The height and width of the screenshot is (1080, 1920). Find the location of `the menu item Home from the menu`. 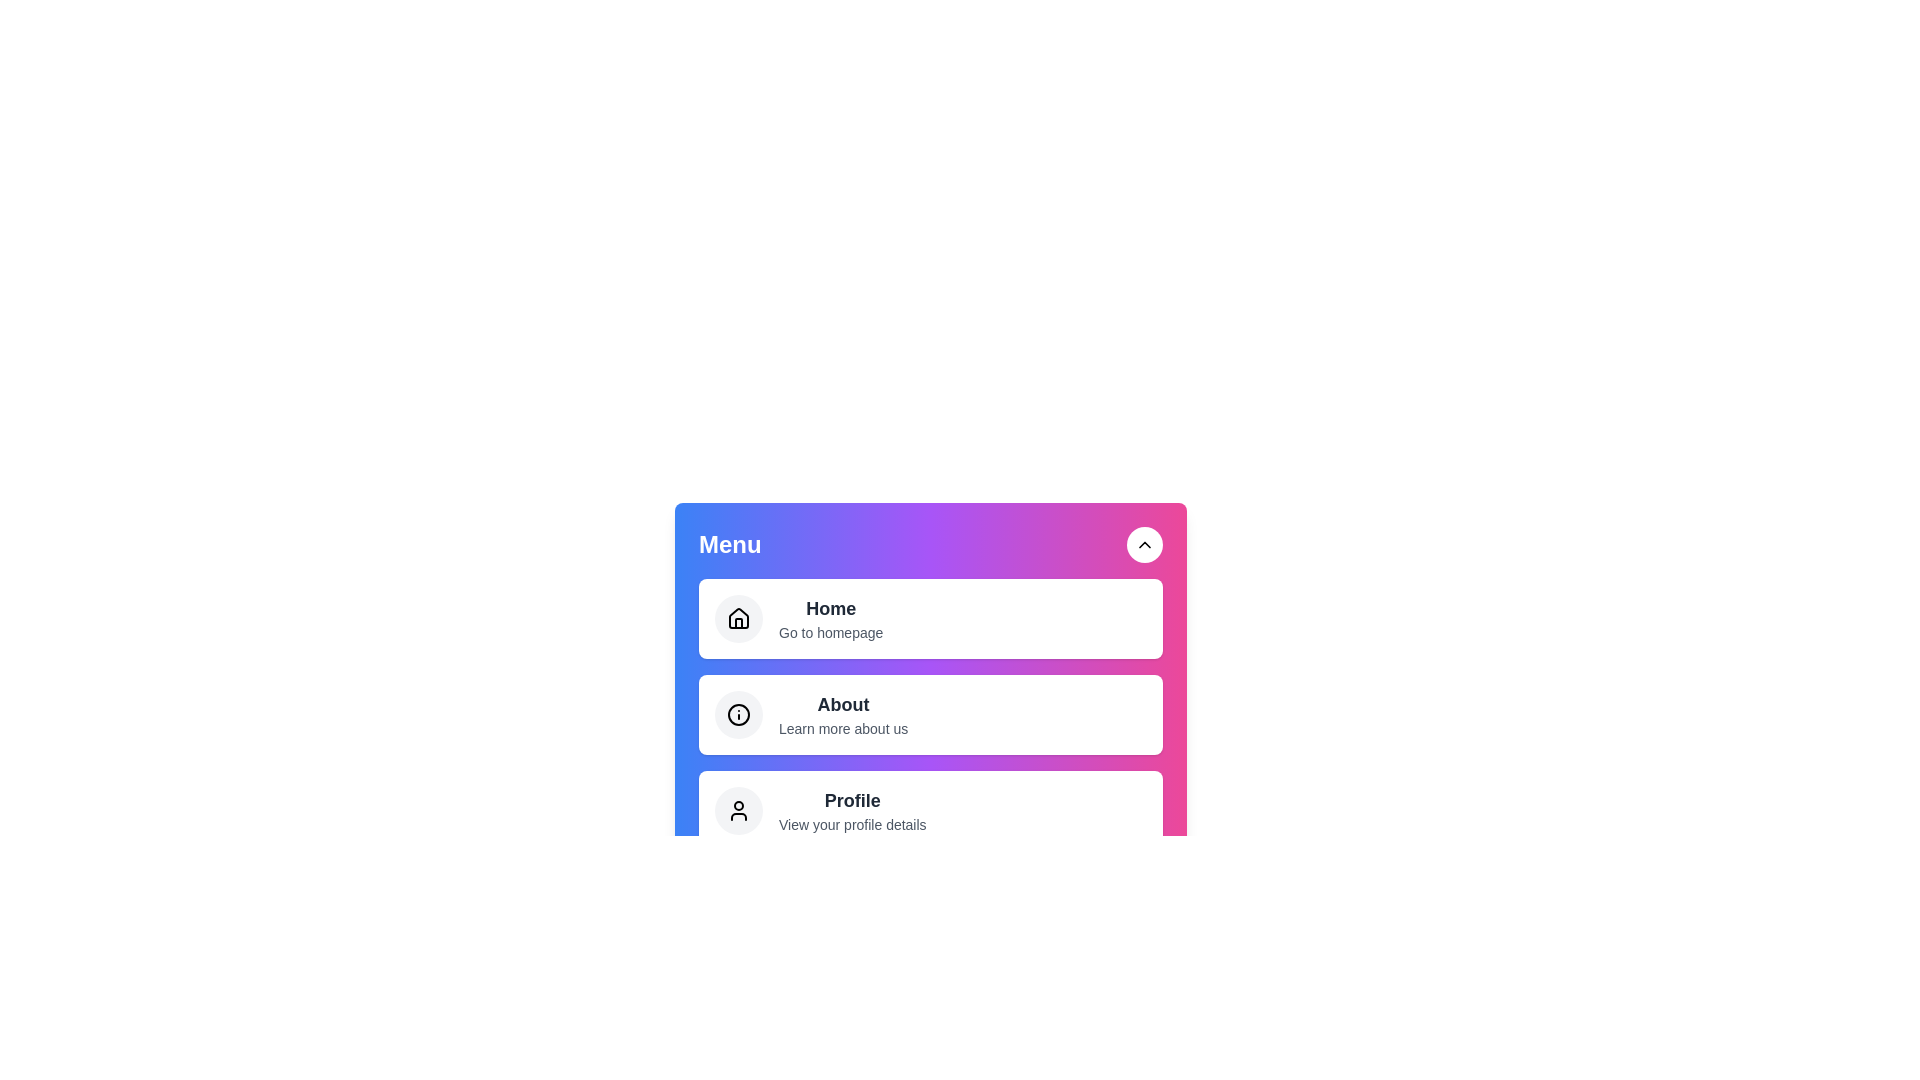

the menu item Home from the menu is located at coordinates (930, 617).